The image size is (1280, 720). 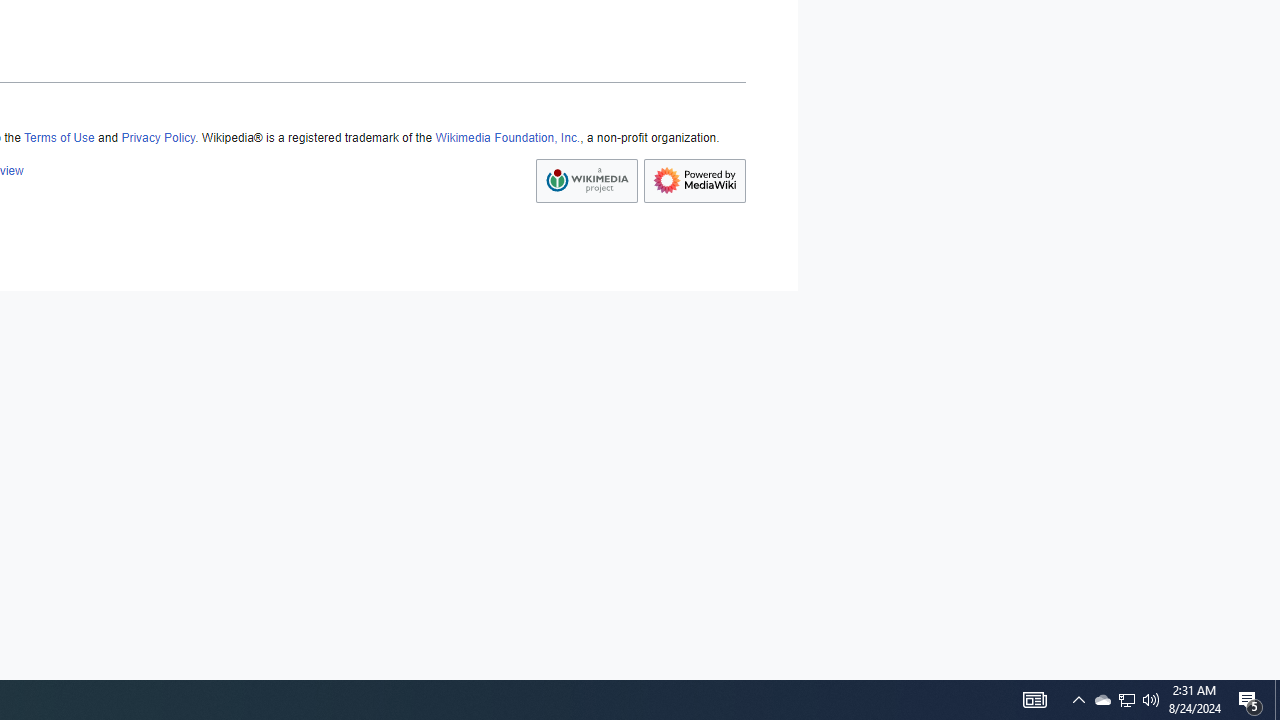 What do you see at coordinates (585, 181) in the screenshot?
I see `'AutomationID: footer-copyrightico'` at bounding box center [585, 181].